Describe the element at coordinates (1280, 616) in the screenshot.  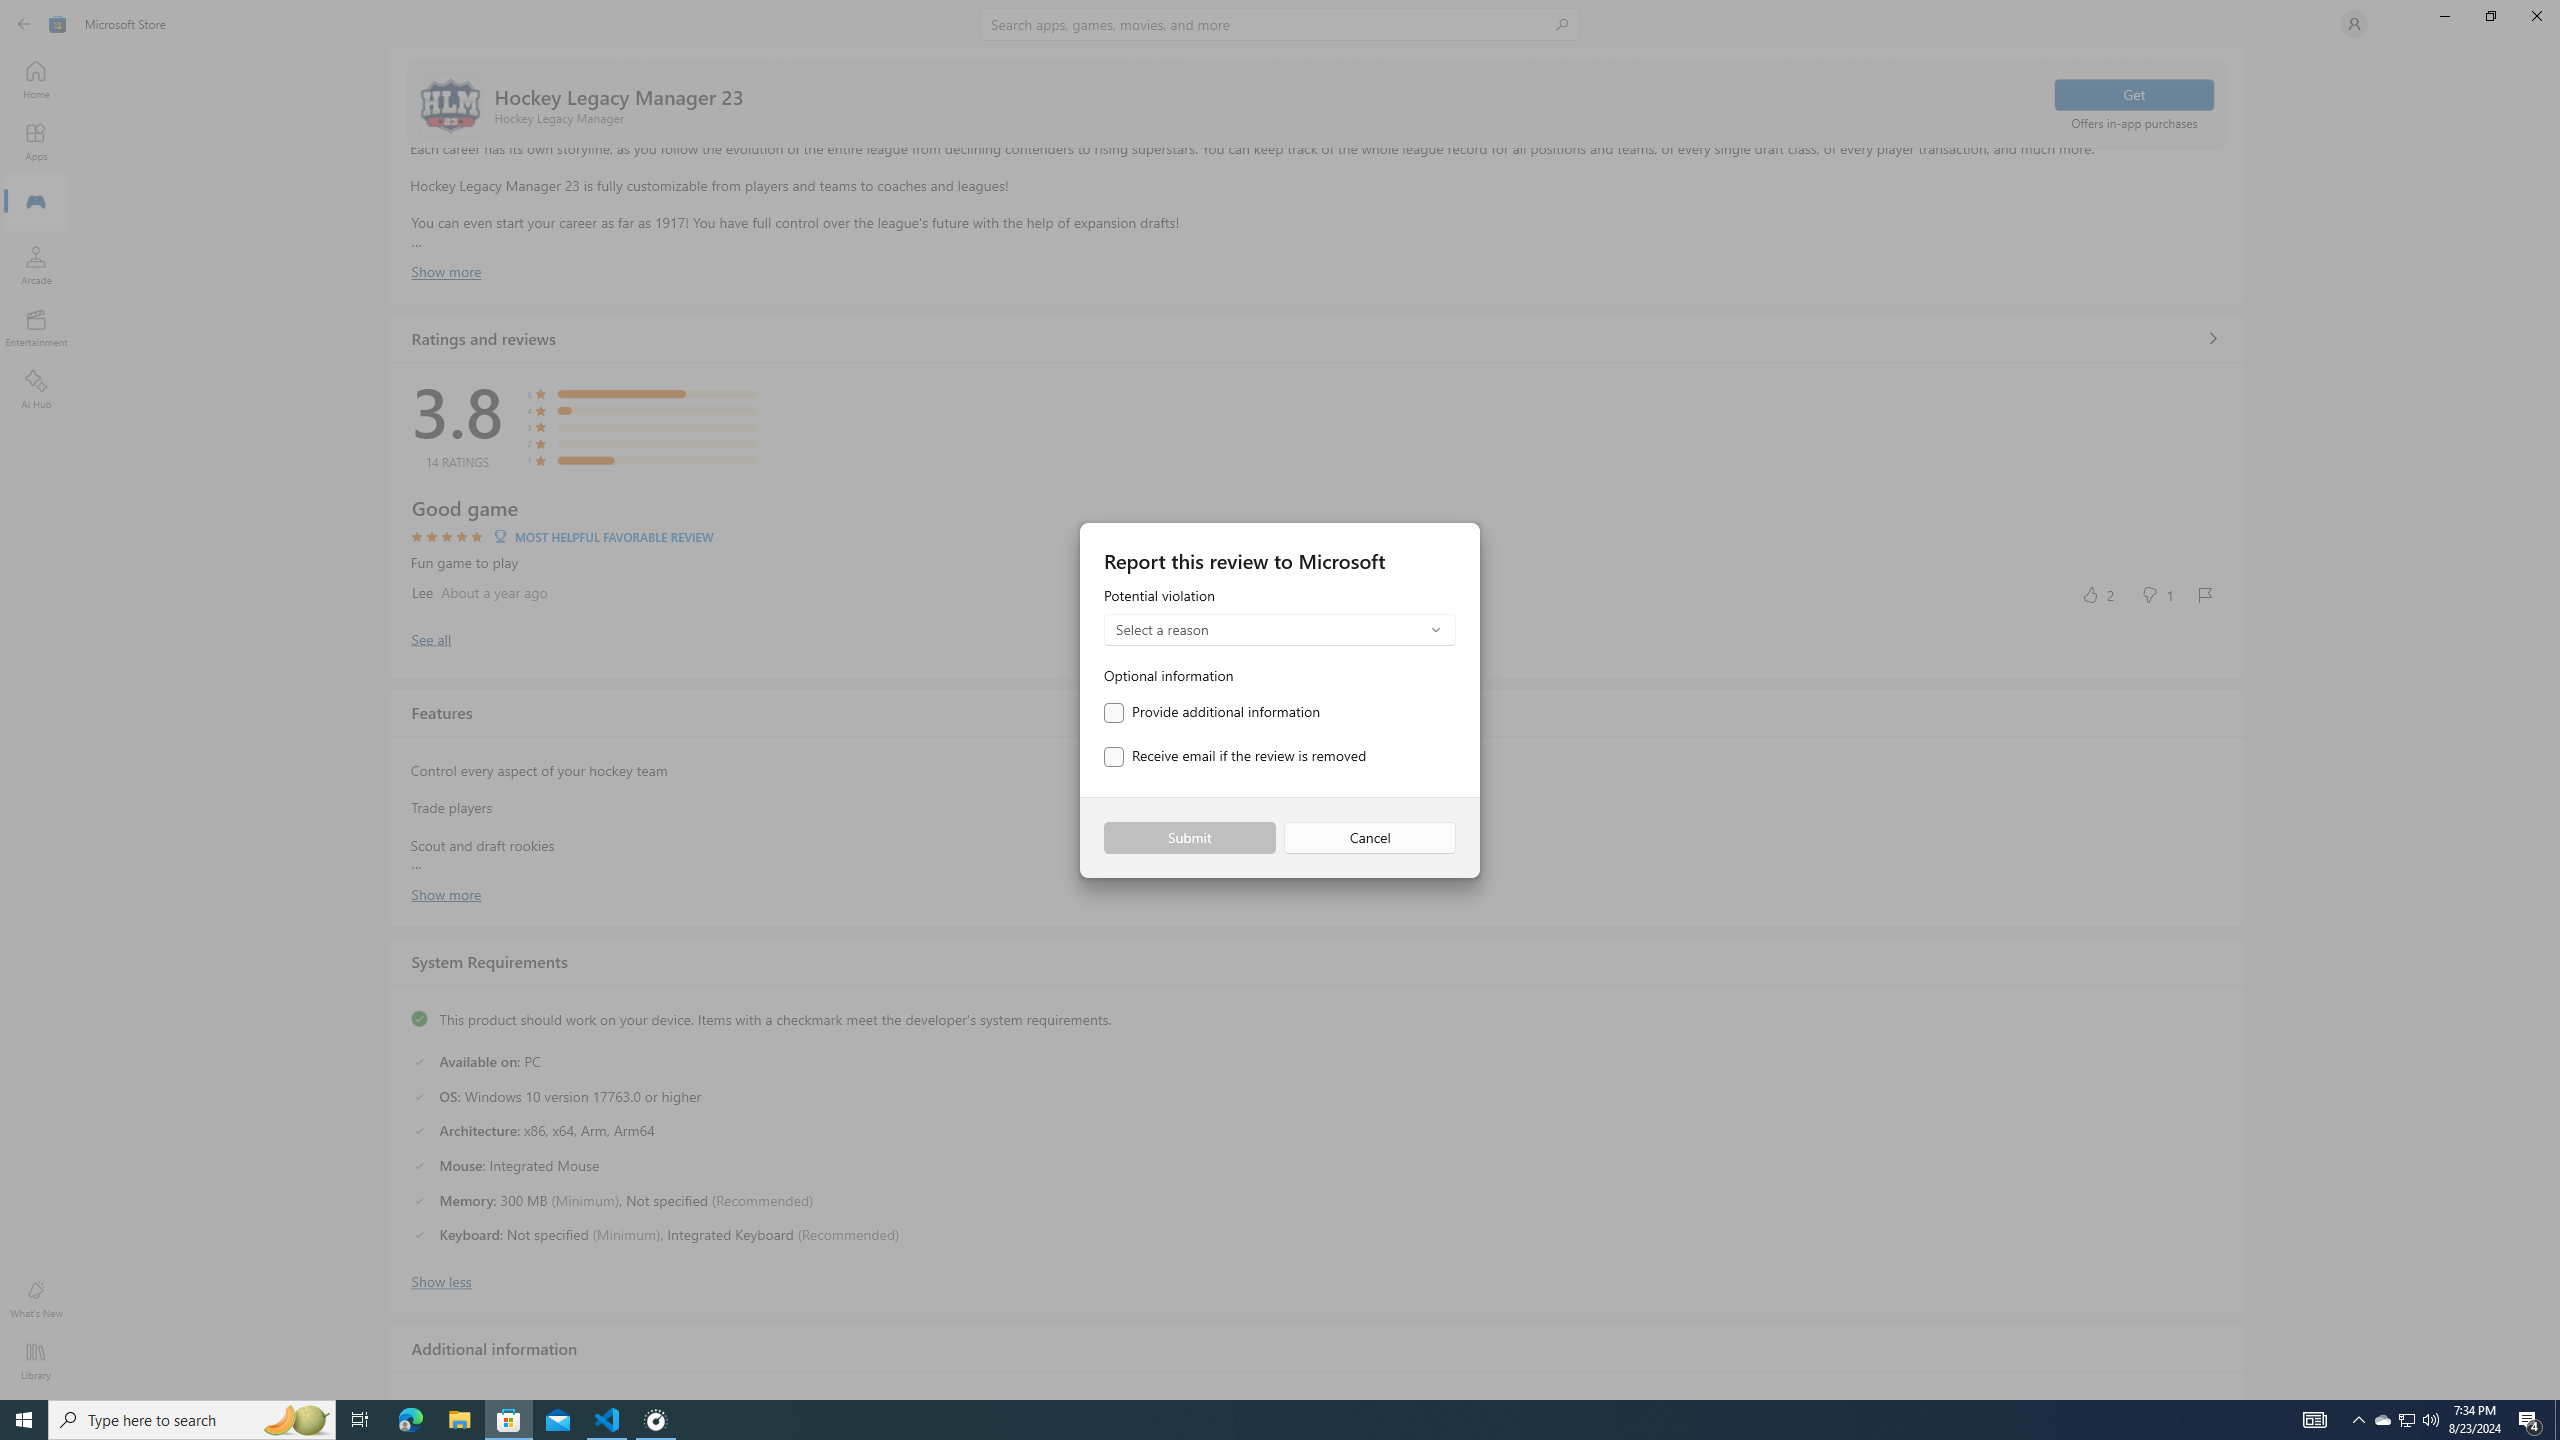
I see `'Potential violation'` at that location.